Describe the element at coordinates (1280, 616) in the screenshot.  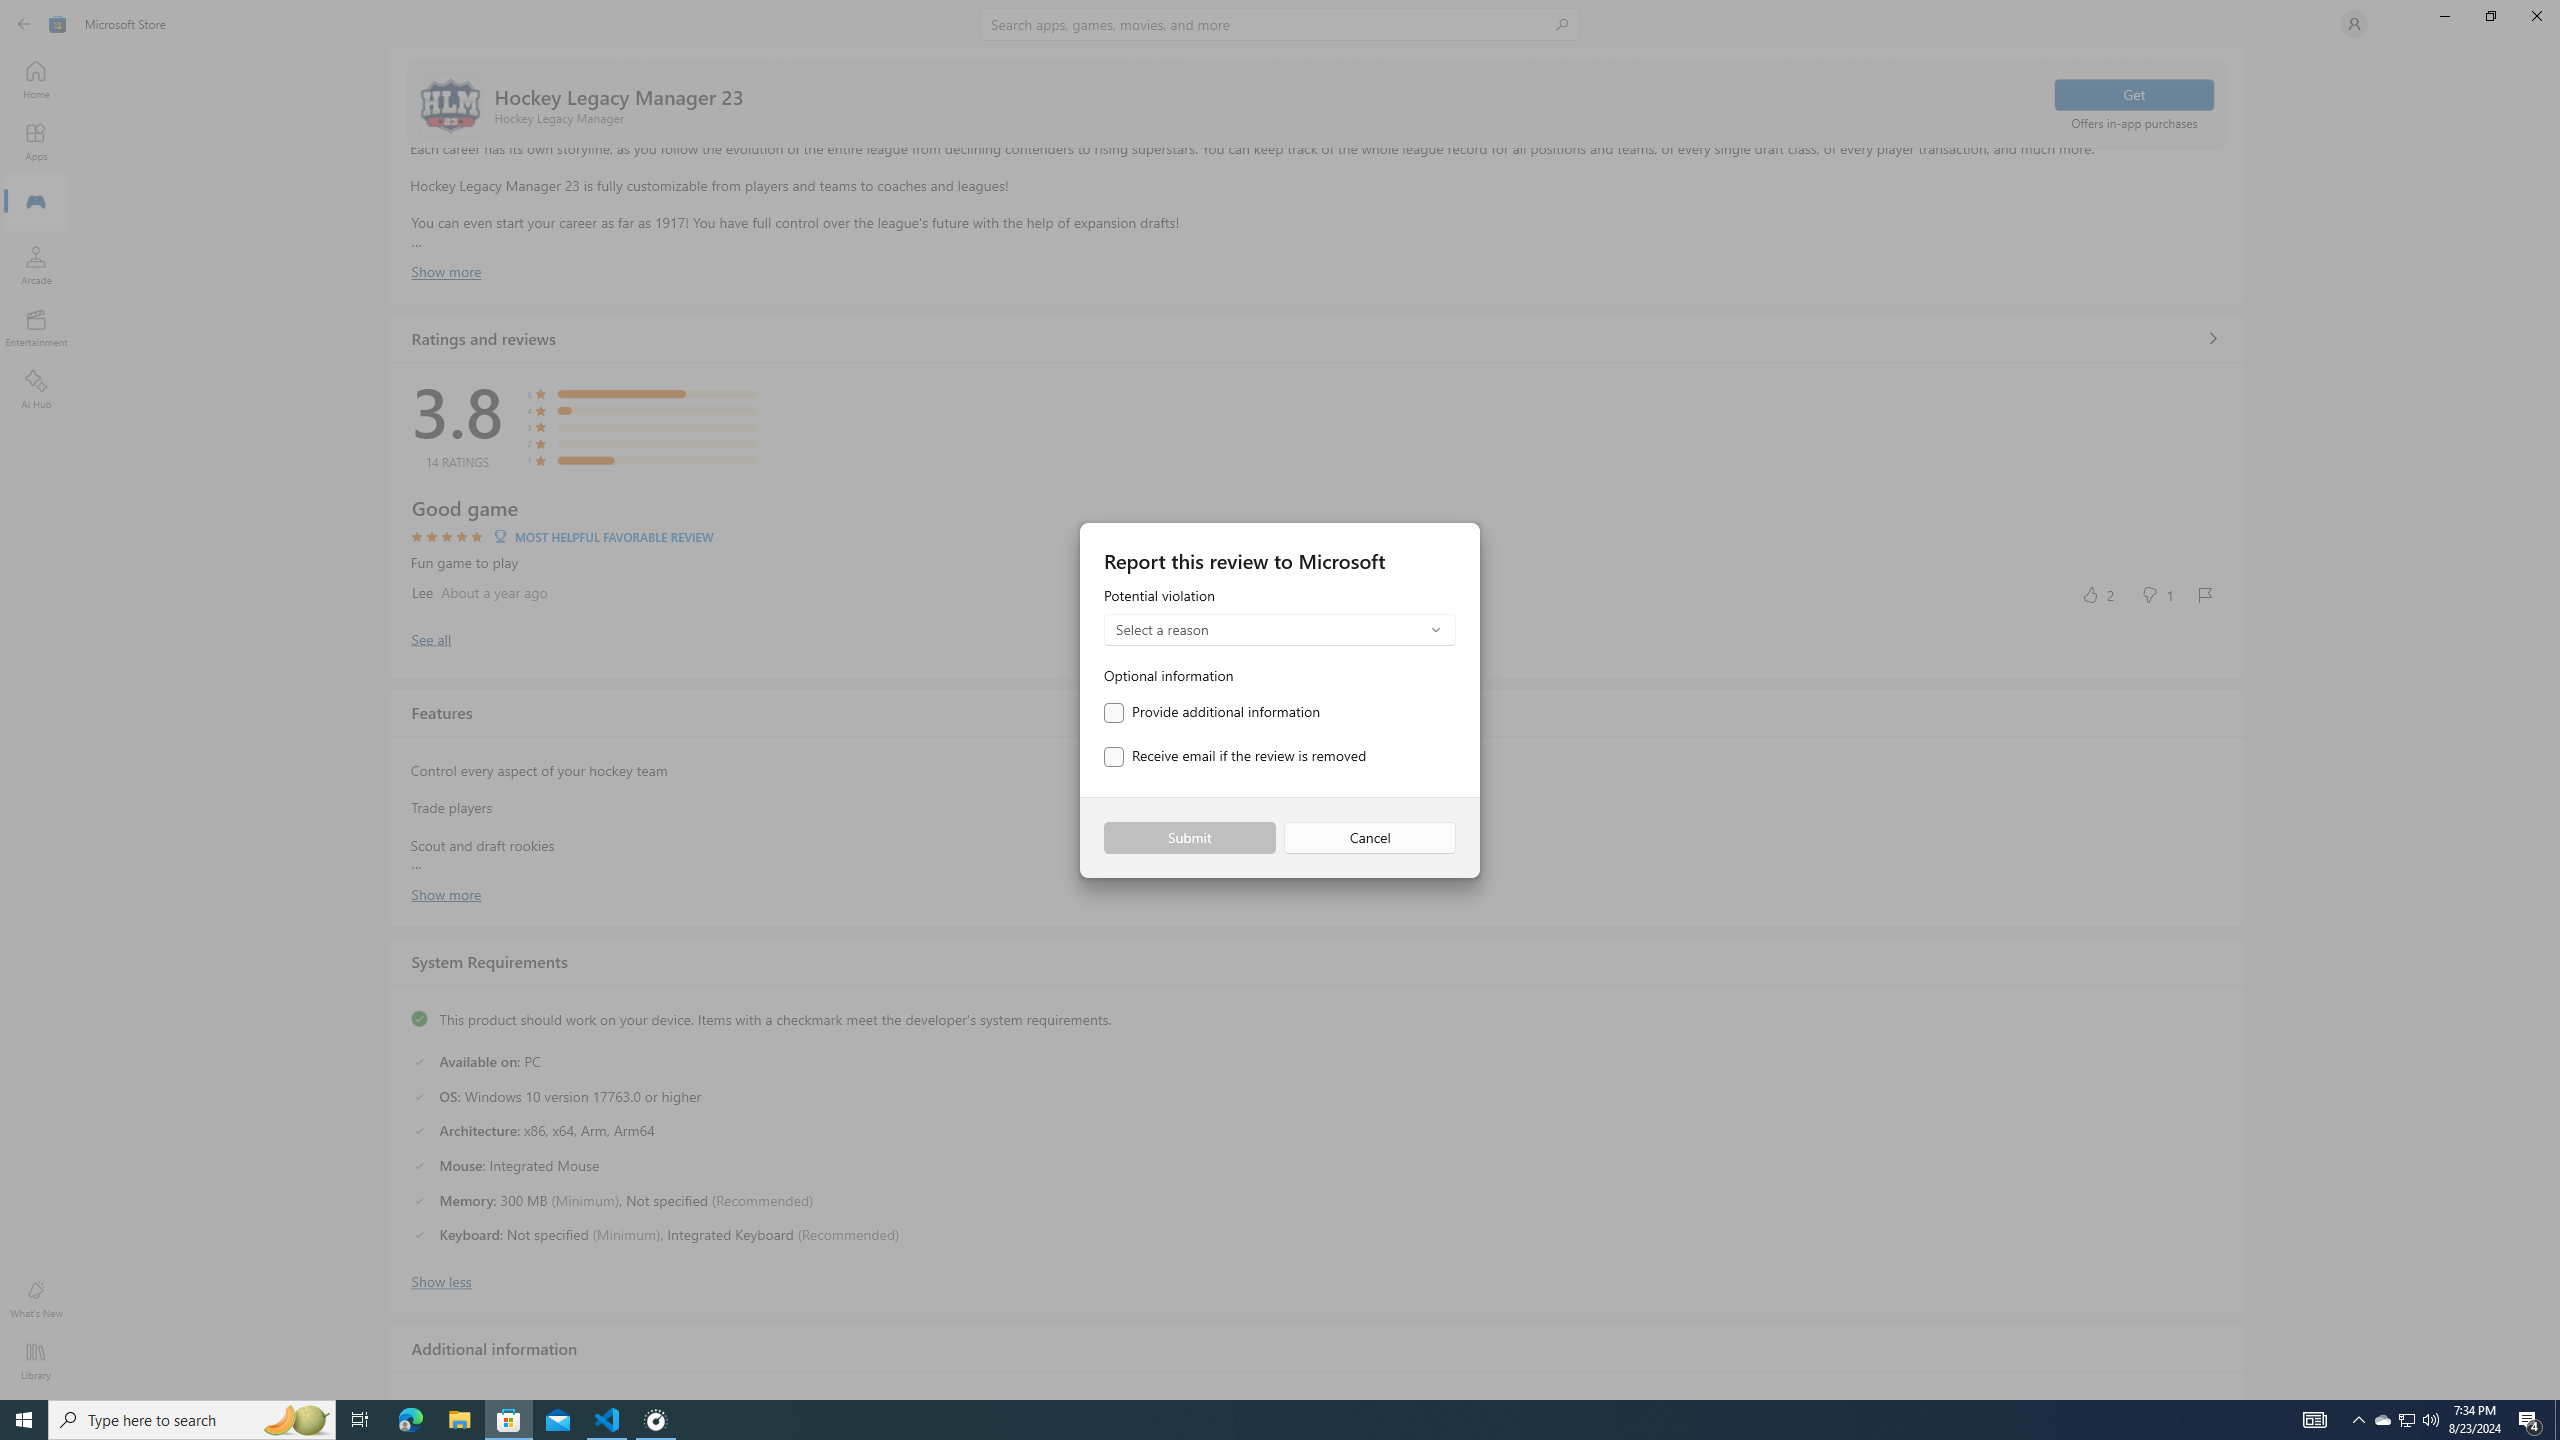
I see `'Potential violation'` at that location.